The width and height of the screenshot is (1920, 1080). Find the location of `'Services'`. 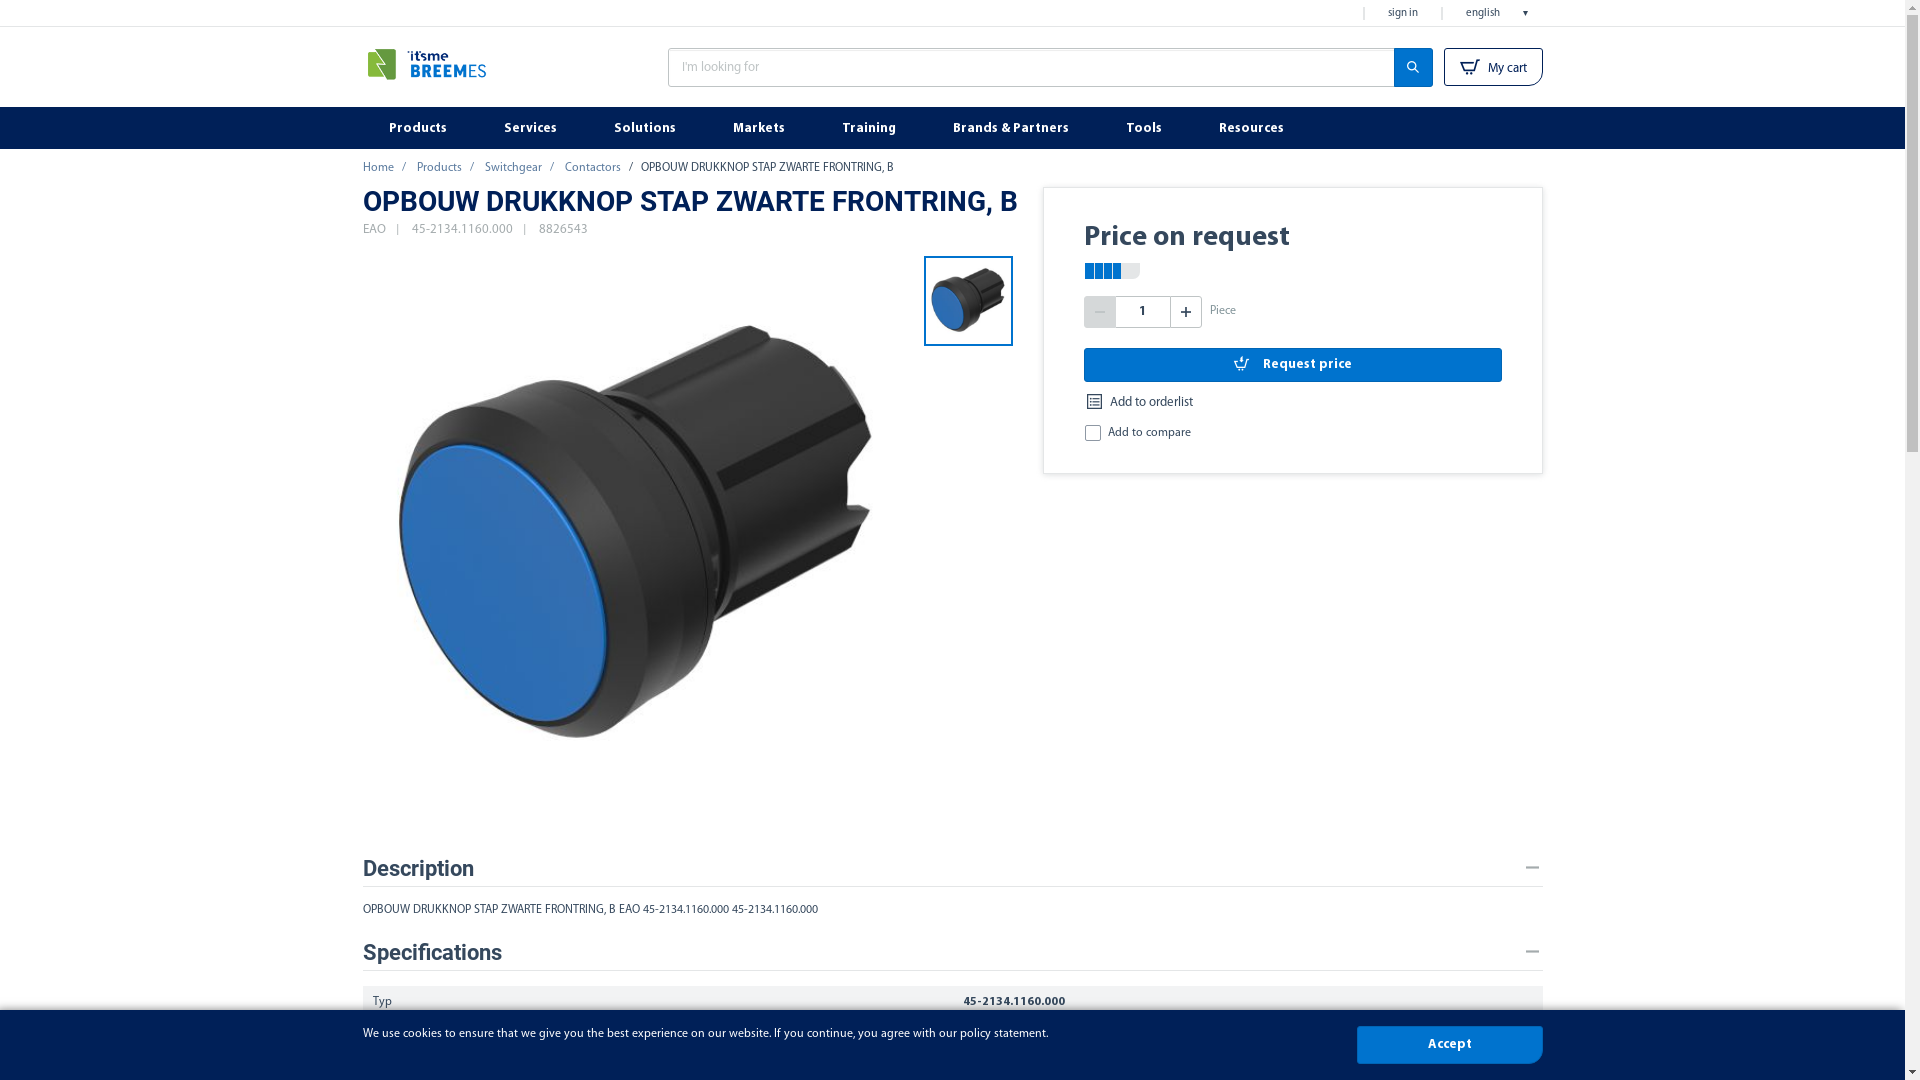

'Services' is located at coordinates (532, 127).